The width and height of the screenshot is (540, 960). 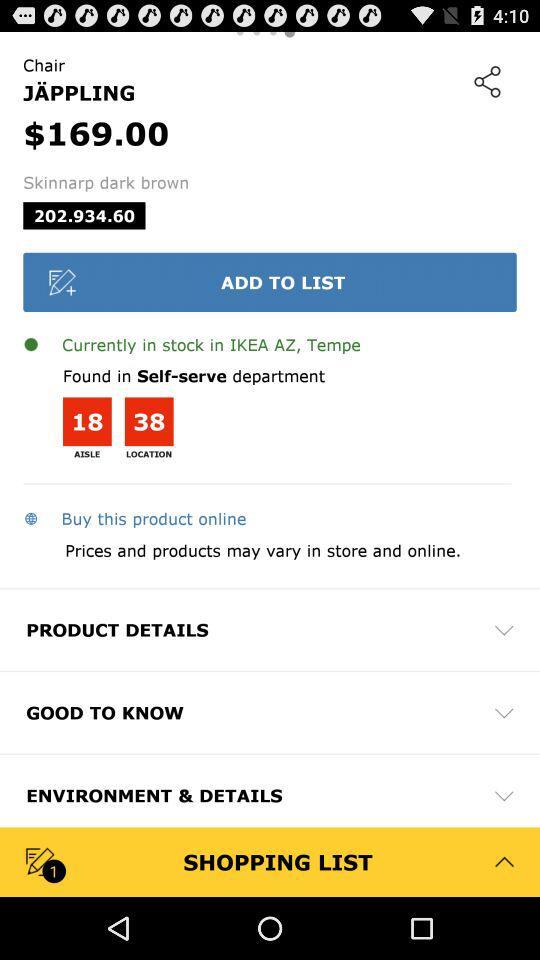 I want to click on the button on the right next to the button product details on the web page, so click(x=503, y=628).